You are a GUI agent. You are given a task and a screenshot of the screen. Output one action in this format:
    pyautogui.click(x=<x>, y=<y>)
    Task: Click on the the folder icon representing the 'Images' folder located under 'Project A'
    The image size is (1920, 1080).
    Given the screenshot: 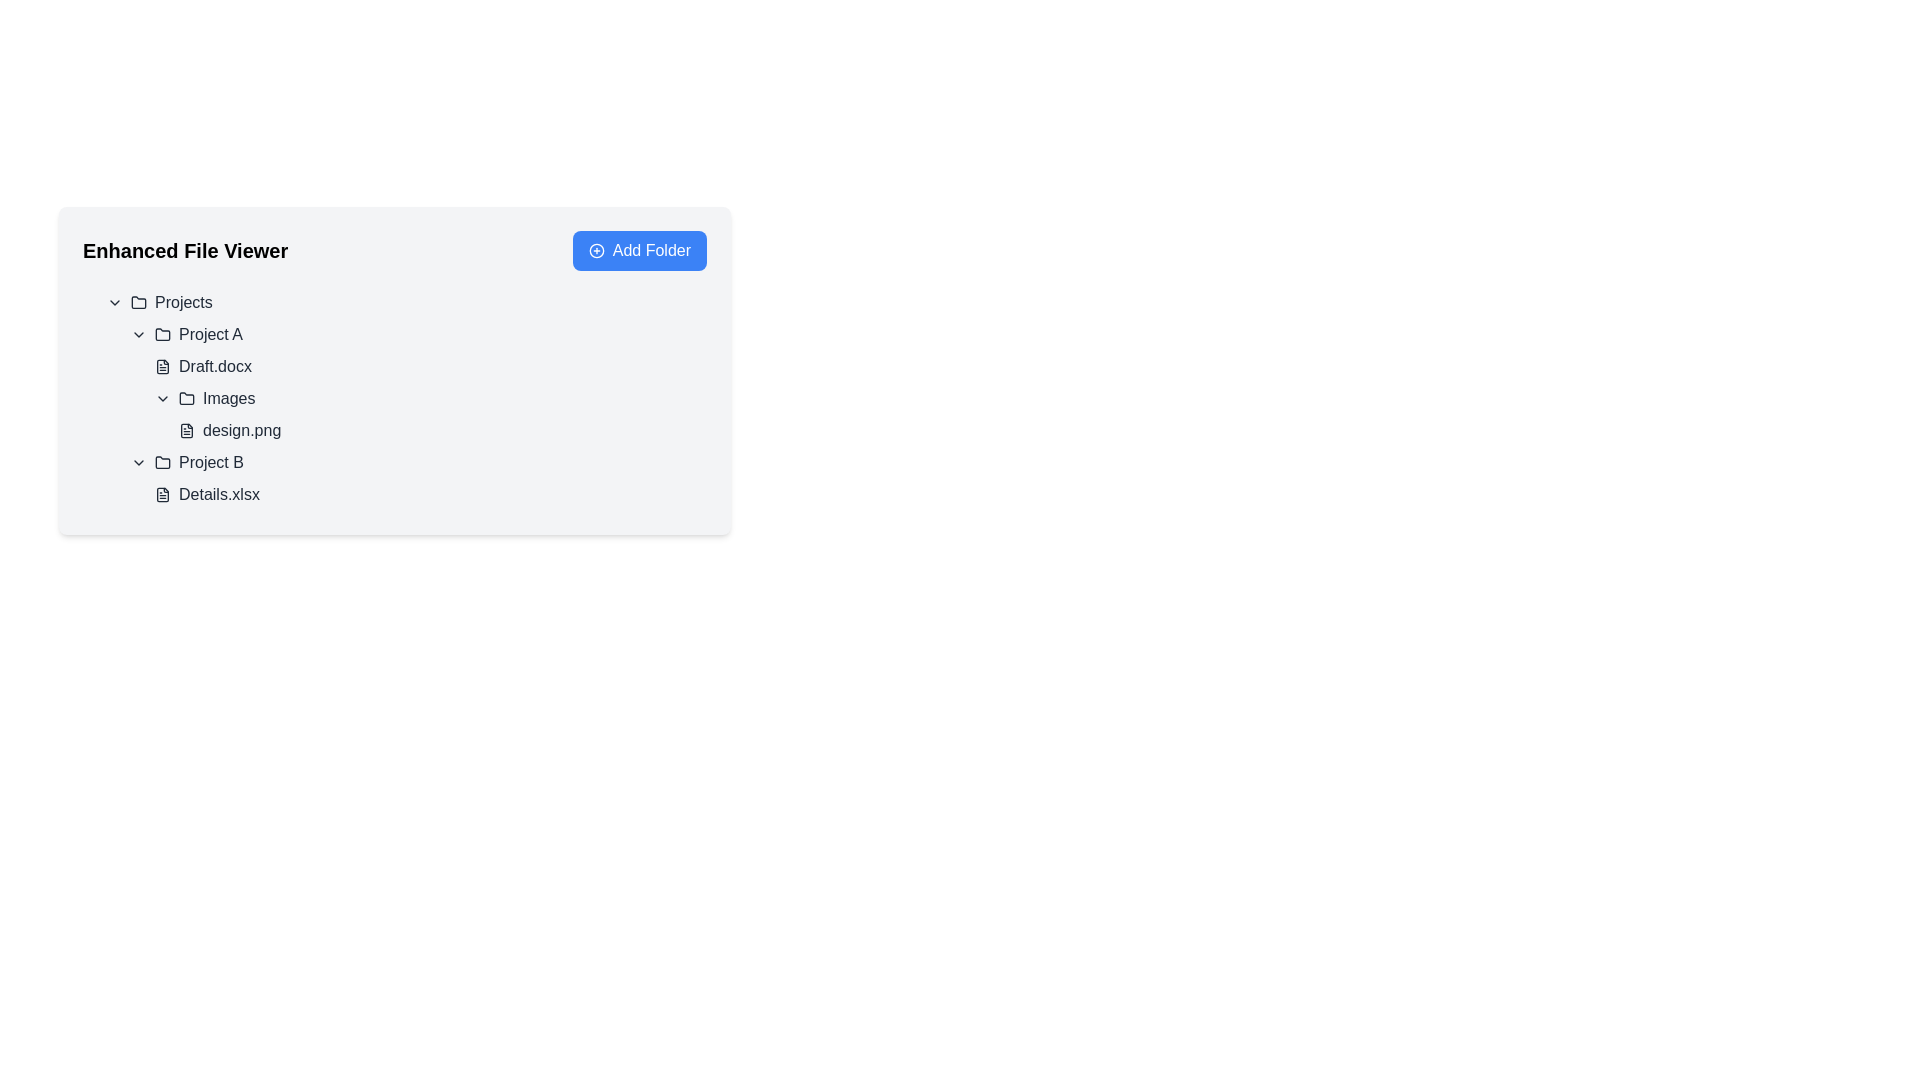 What is the action you would take?
    pyautogui.click(x=187, y=397)
    